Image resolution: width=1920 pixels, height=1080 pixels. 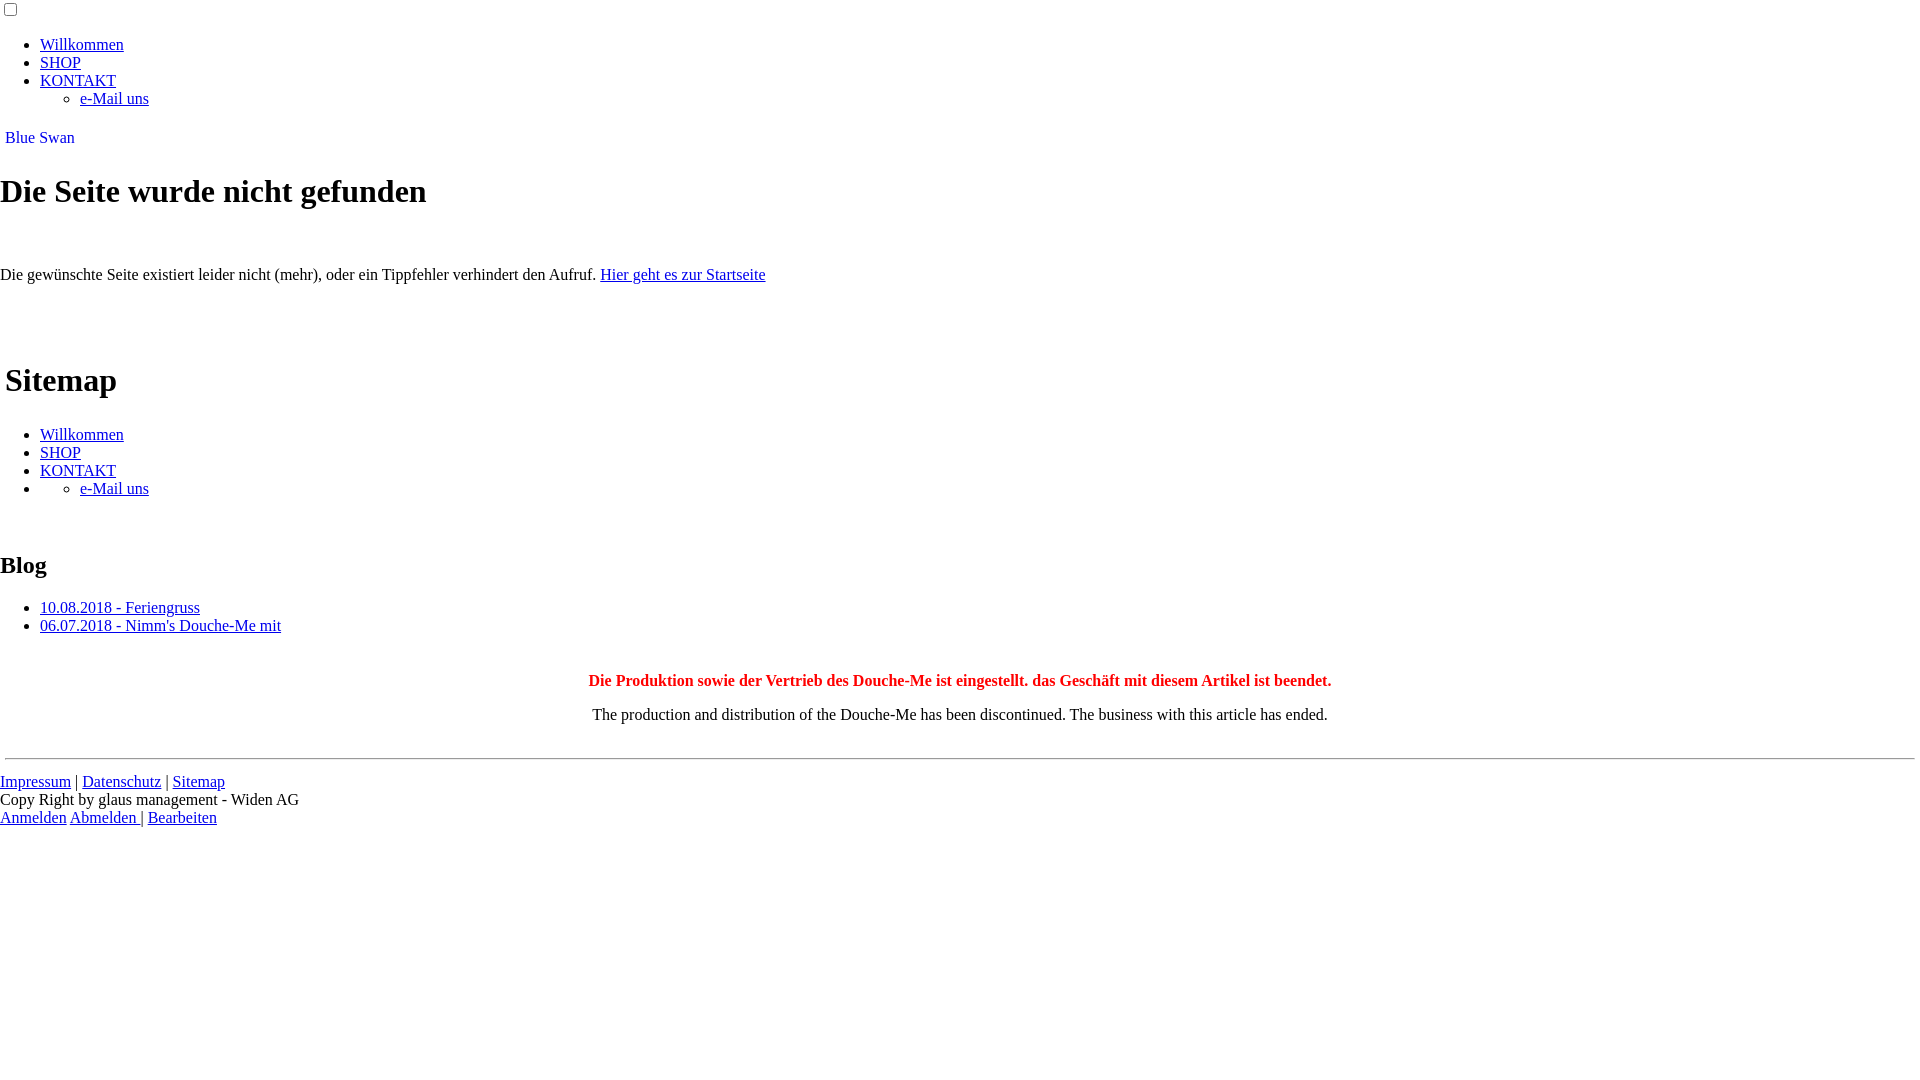 What do you see at coordinates (147, 817) in the screenshot?
I see `'Bearbeiten'` at bounding box center [147, 817].